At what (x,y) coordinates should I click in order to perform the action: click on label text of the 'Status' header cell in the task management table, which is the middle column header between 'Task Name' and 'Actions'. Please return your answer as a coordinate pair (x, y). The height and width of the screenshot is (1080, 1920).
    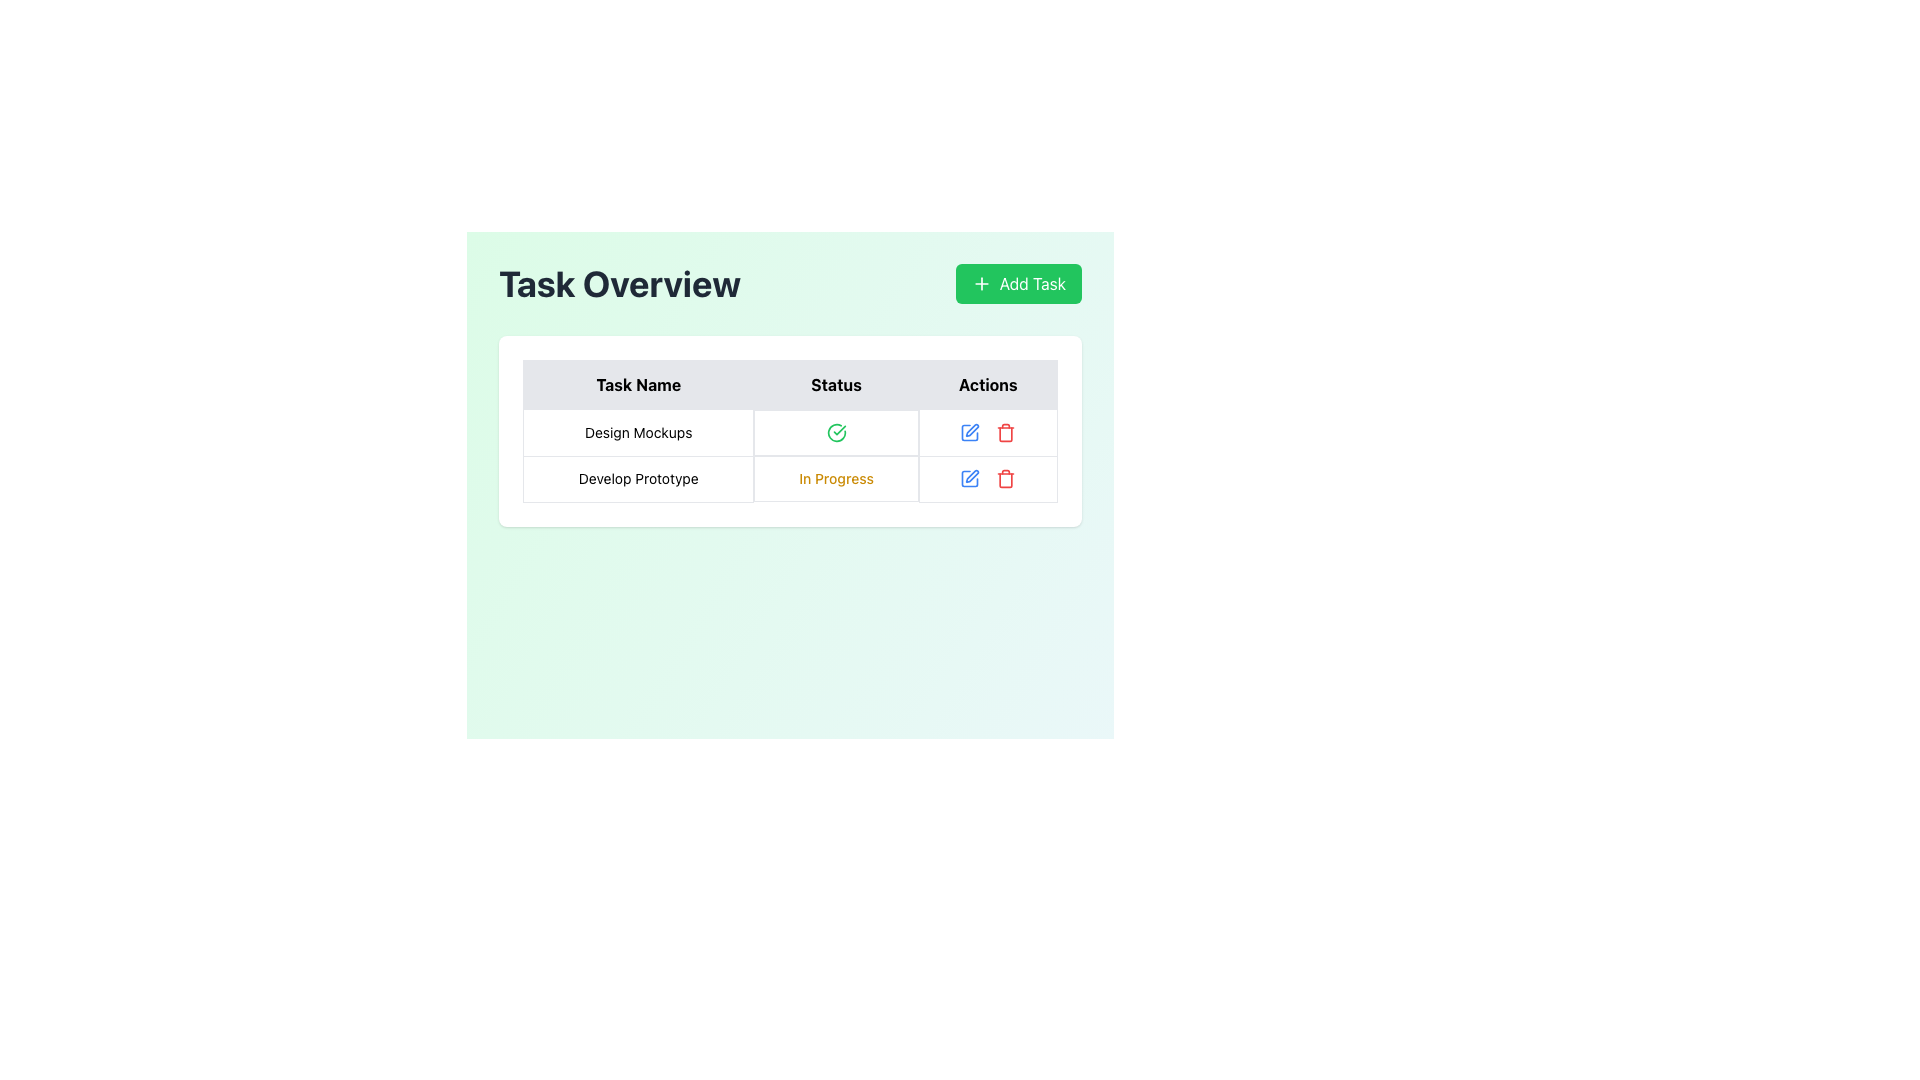
    Looking at the image, I should click on (836, 385).